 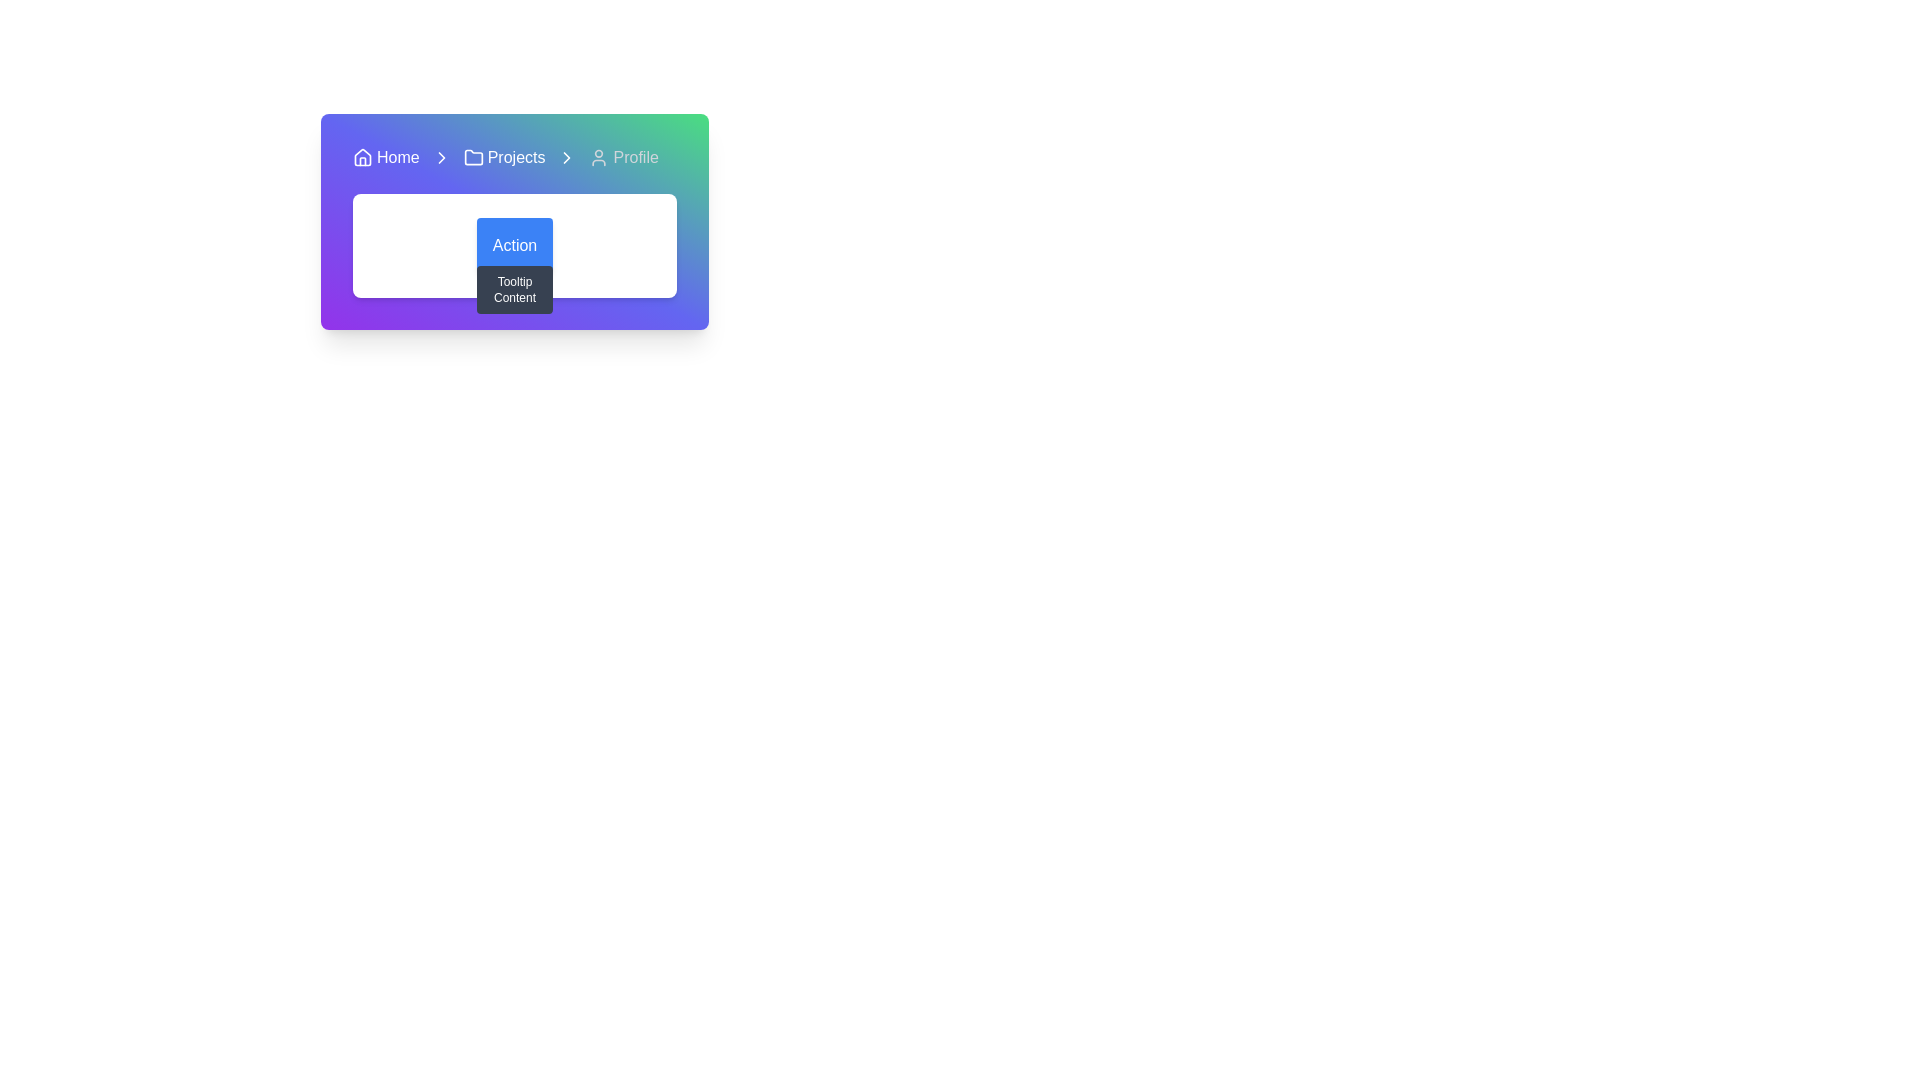 I want to click on the folder icon located to the left of the 'Projects' menu item in the horizontal navigation bar, so click(x=472, y=157).